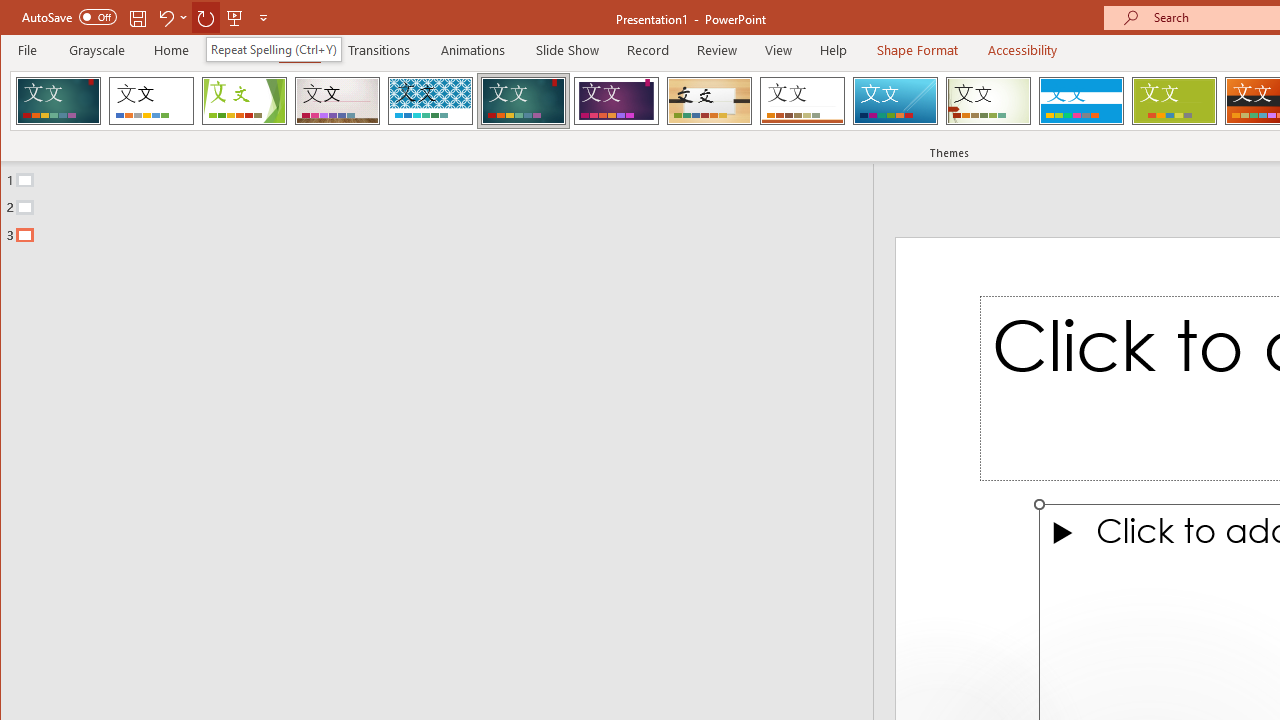 This screenshot has width=1280, height=720. I want to click on 'Gallery', so click(337, 100).